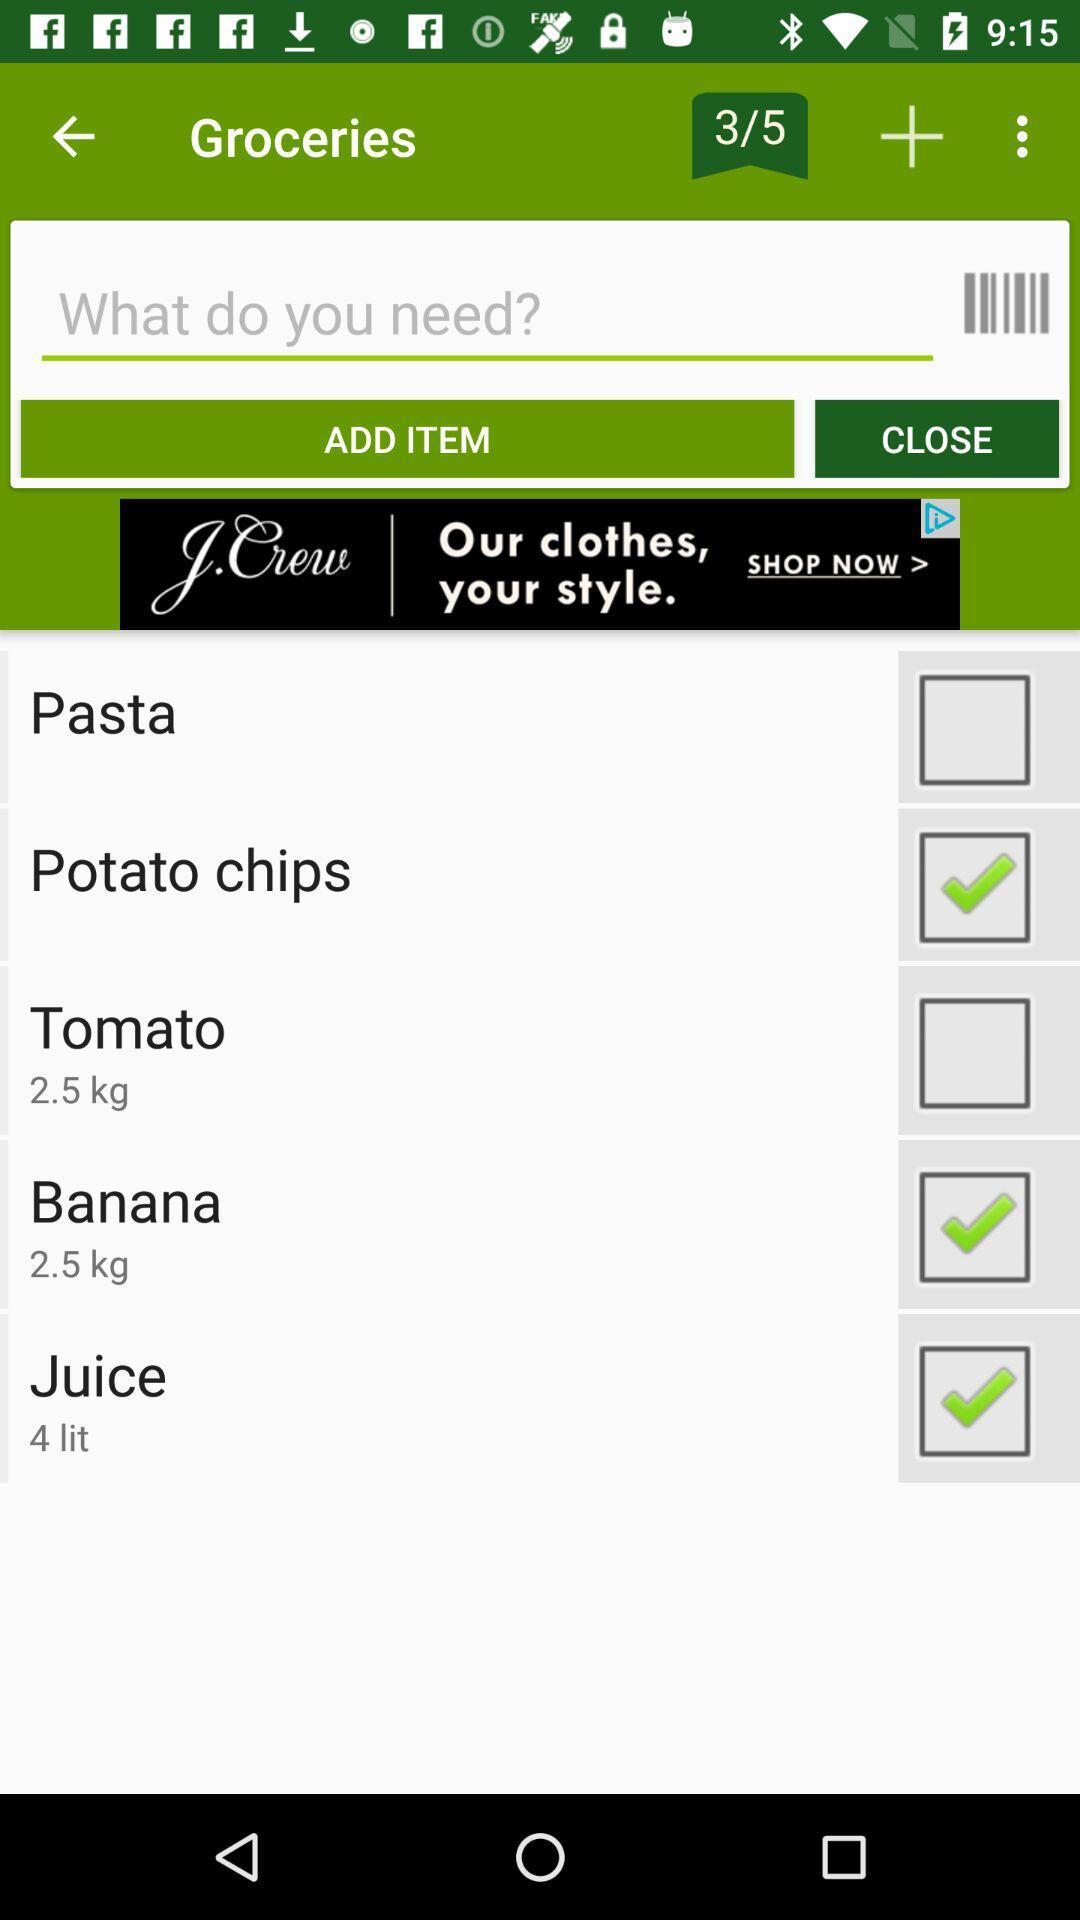 The height and width of the screenshot is (1920, 1080). What do you see at coordinates (487, 311) in the screenshot?
I see `search button` at bounding box center [487, 311].